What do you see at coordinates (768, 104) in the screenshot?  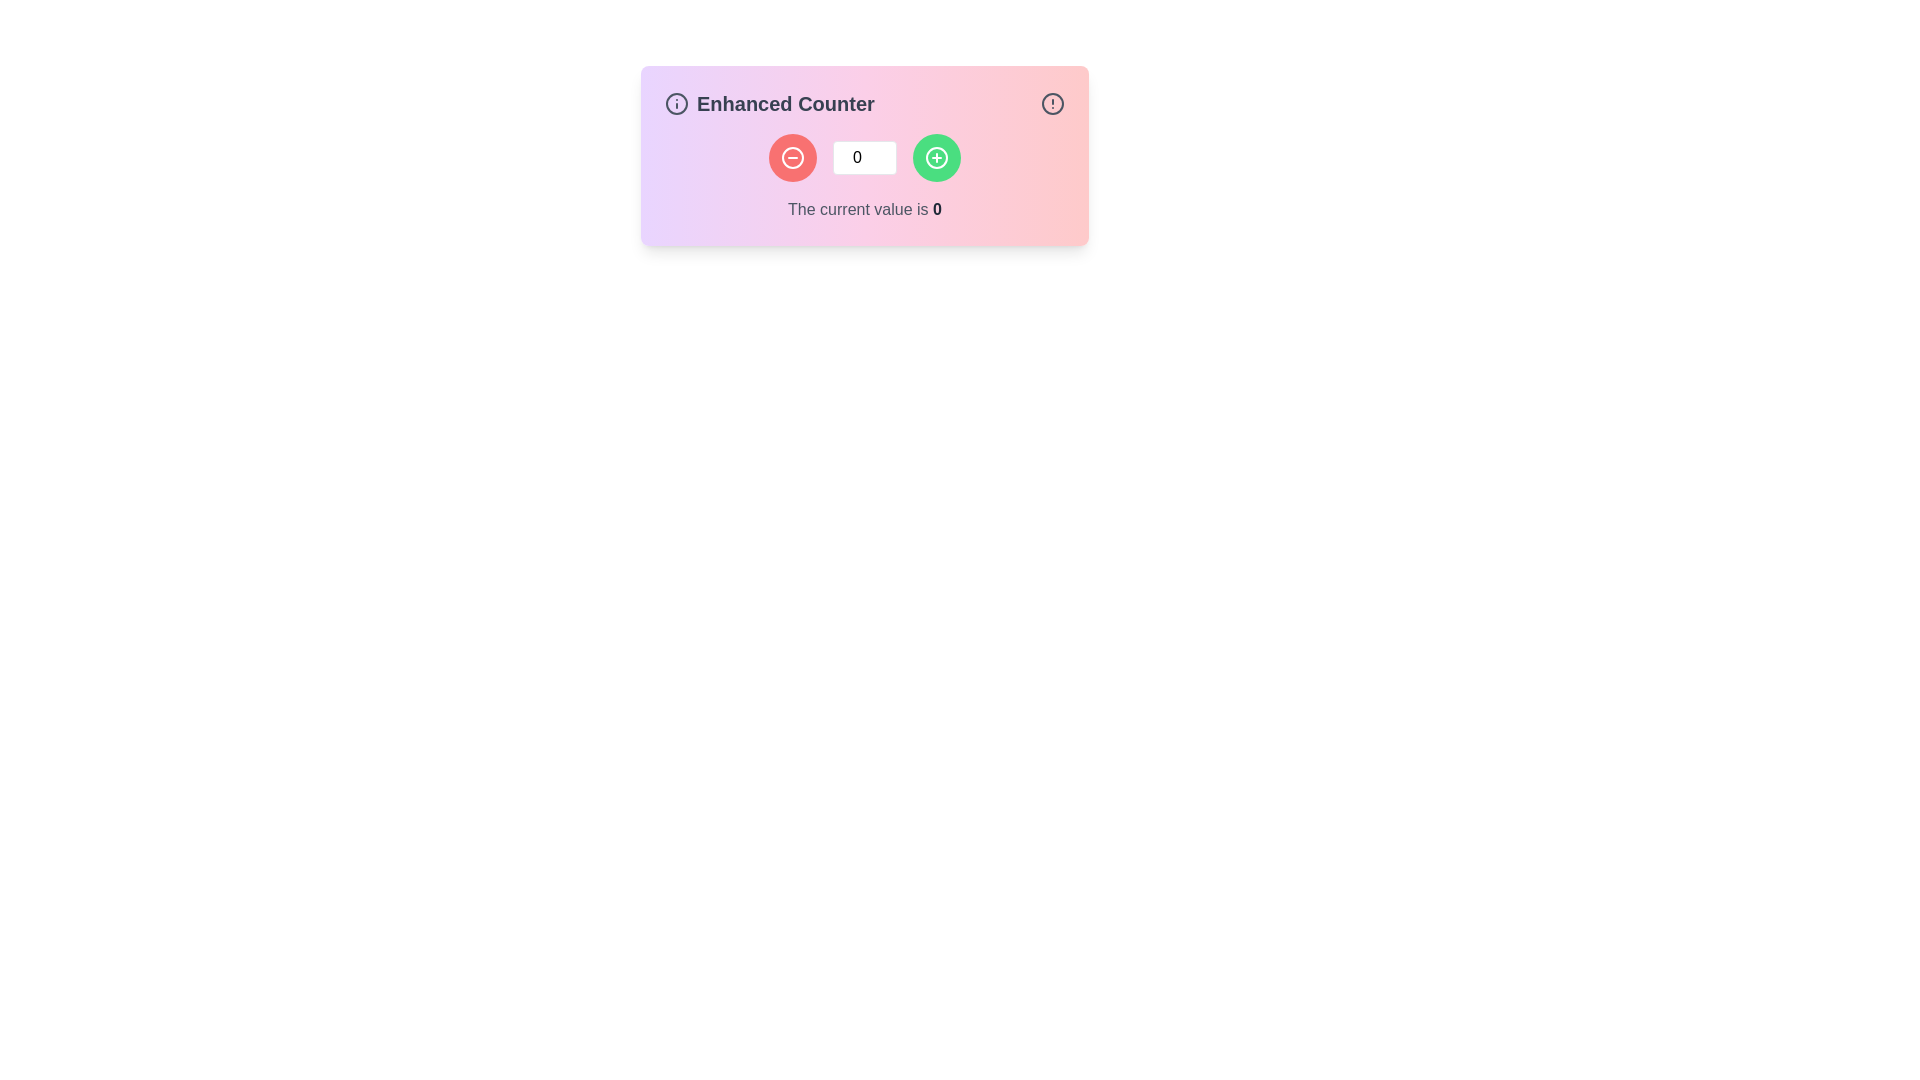 I see `'Enhanced Counter' text label located near the top left of the panel, adjacent to the info icon` at bounding box center [768, 104].